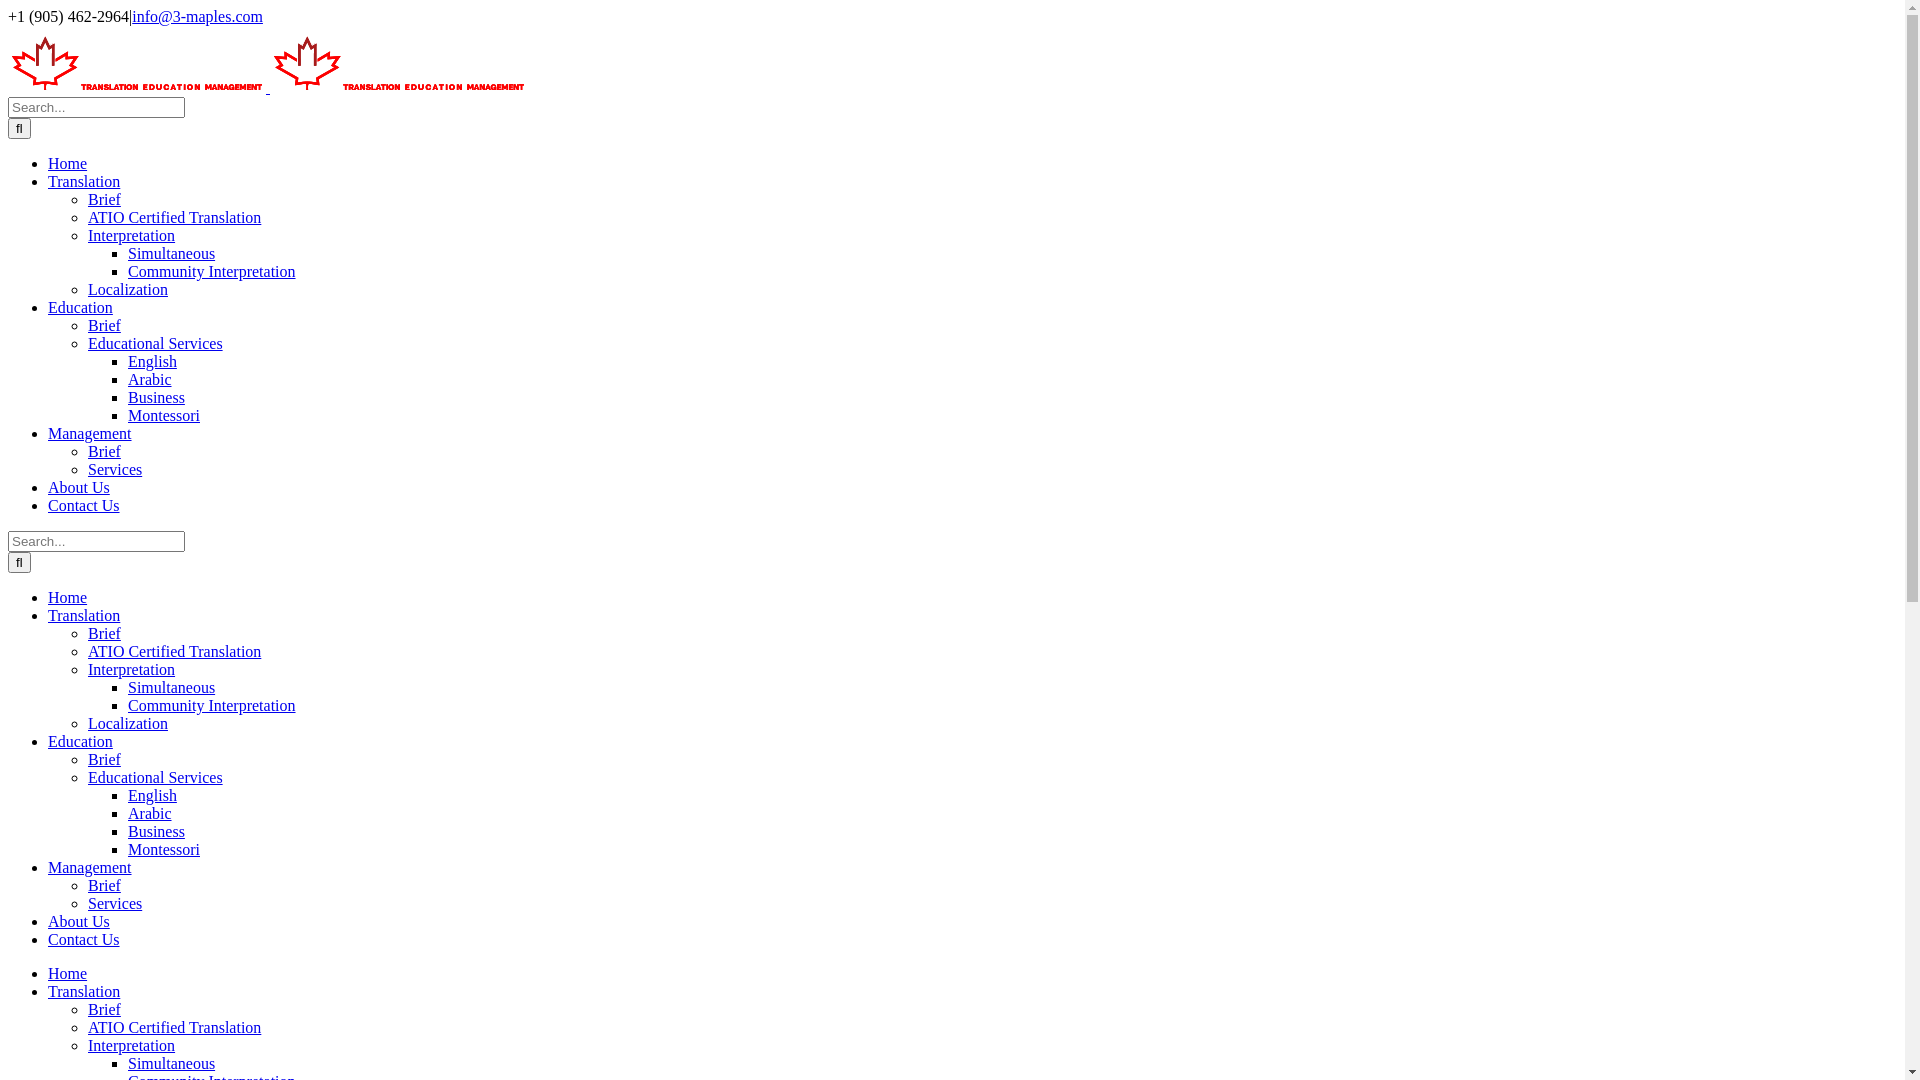  I want to click on 'Services', so click(114, 469).